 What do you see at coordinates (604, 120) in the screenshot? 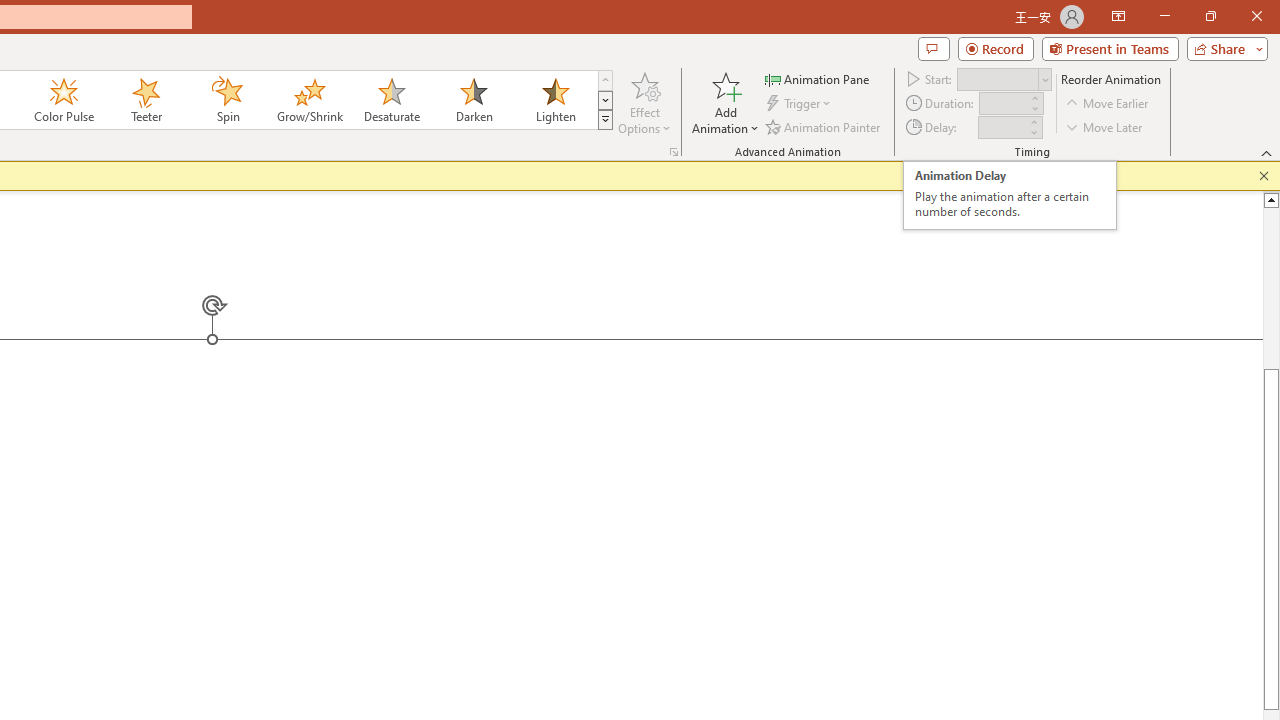
I see `'Animation Styles'` at bounding box center [604, 120].